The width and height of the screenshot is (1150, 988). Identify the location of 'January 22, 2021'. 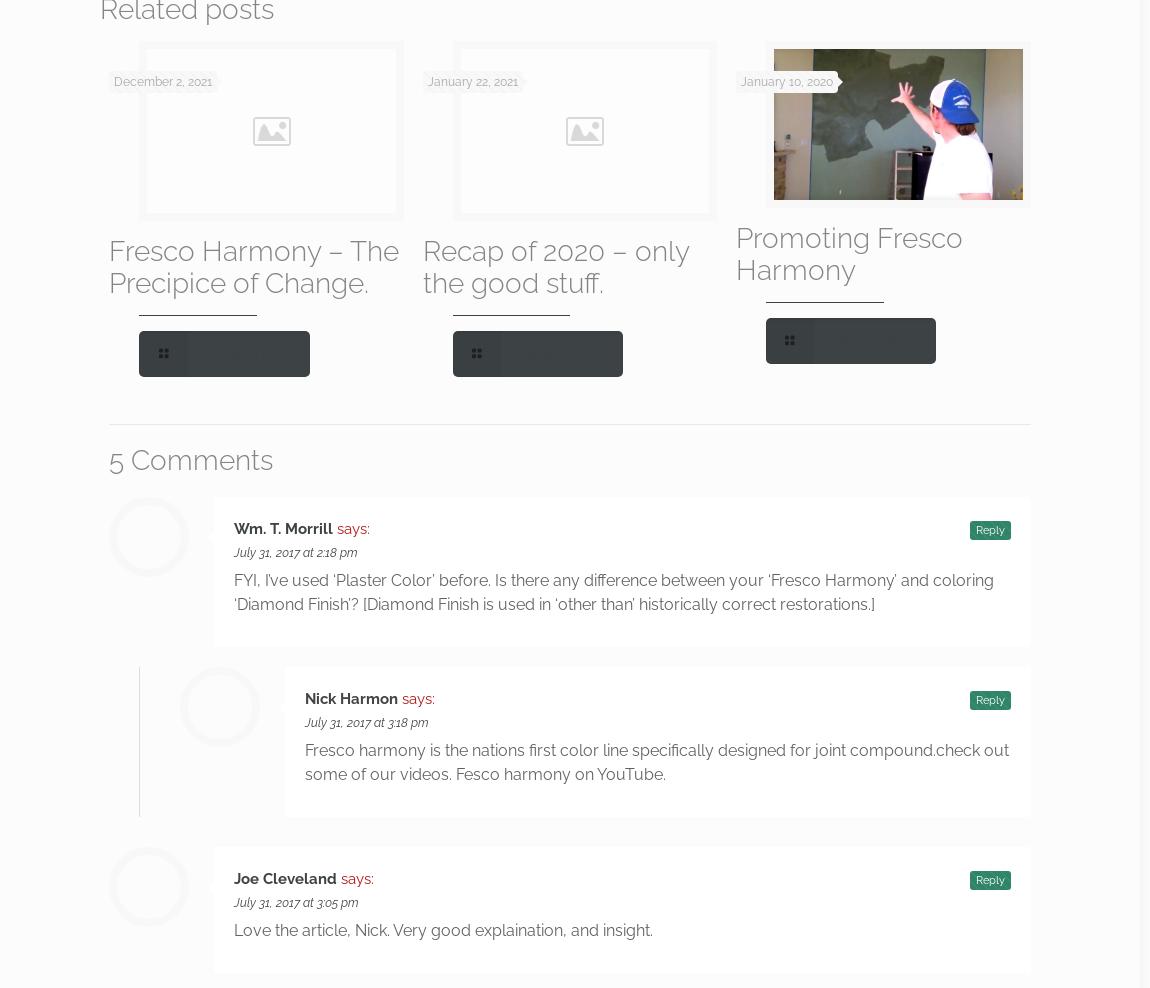
(471, 82).